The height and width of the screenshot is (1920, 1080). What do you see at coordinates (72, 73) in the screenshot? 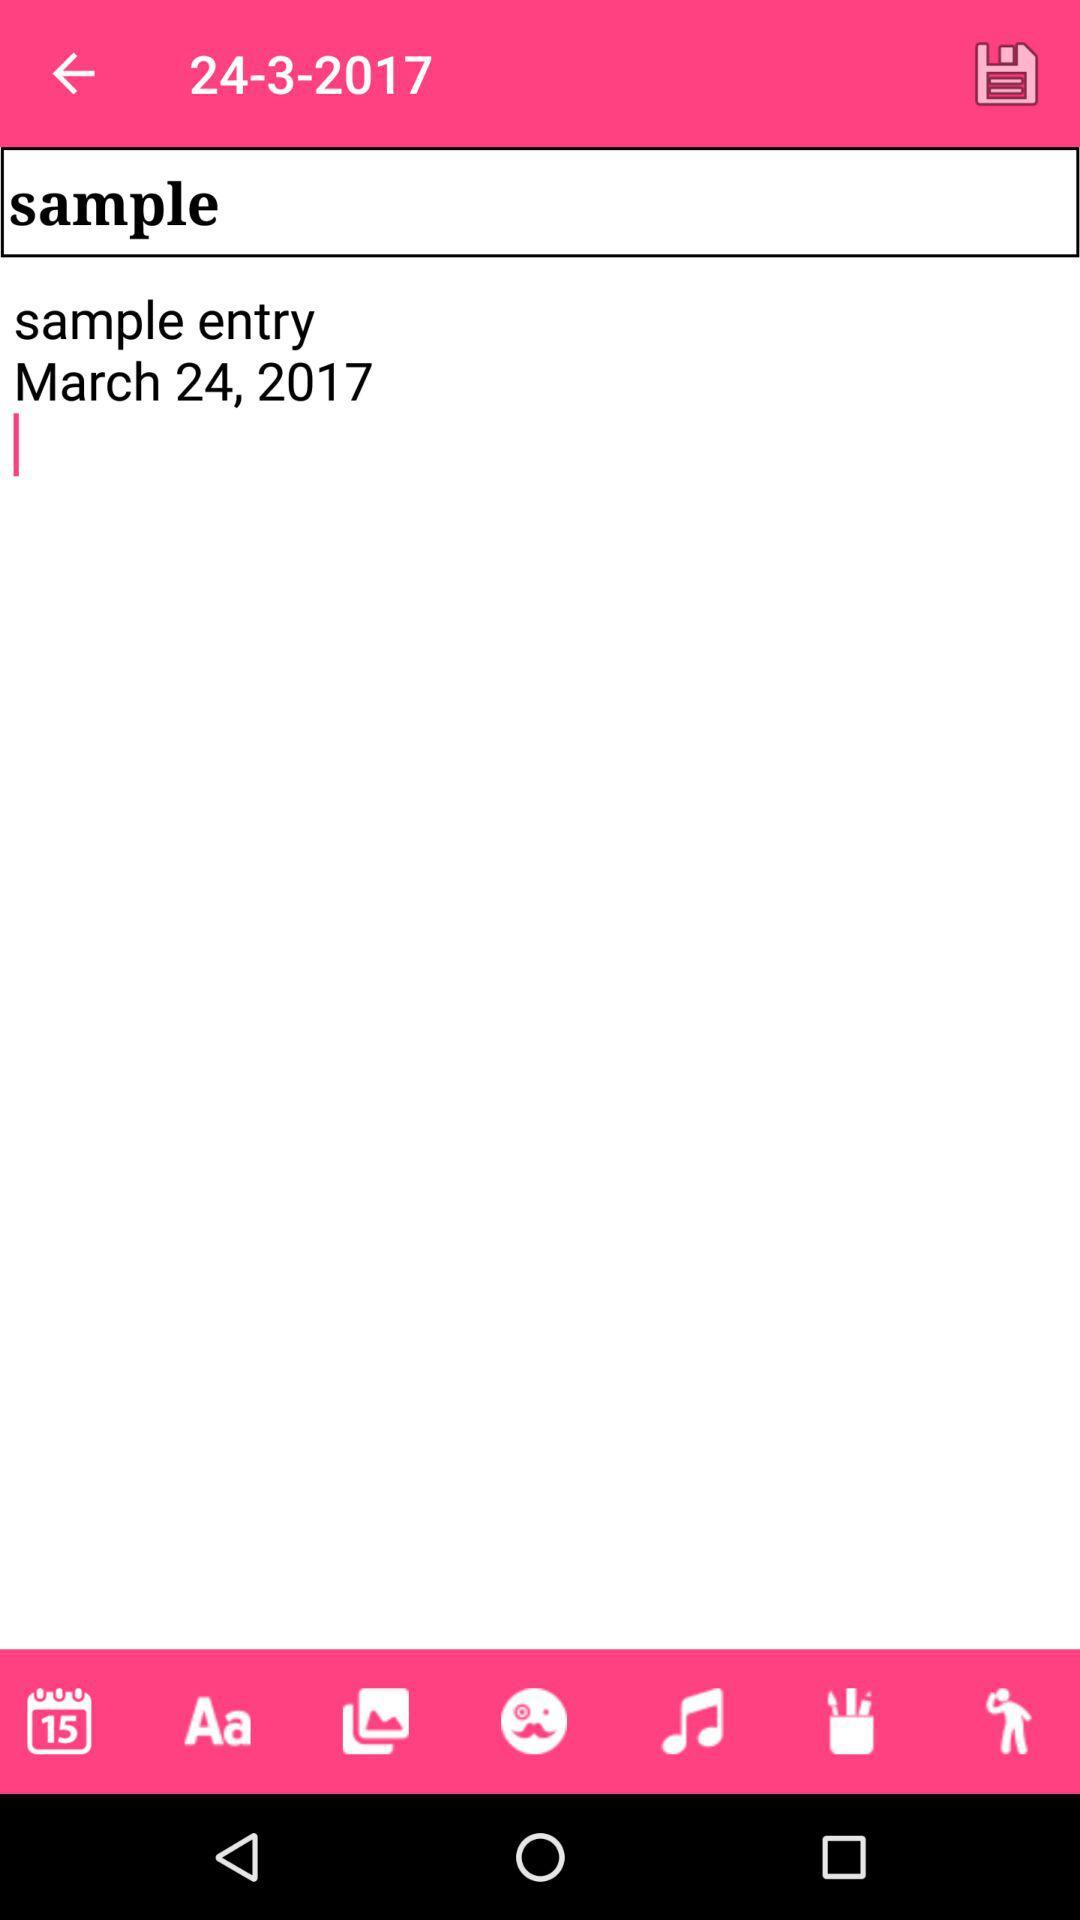
I see `item above the sample item` at bounding box center [72, 73].